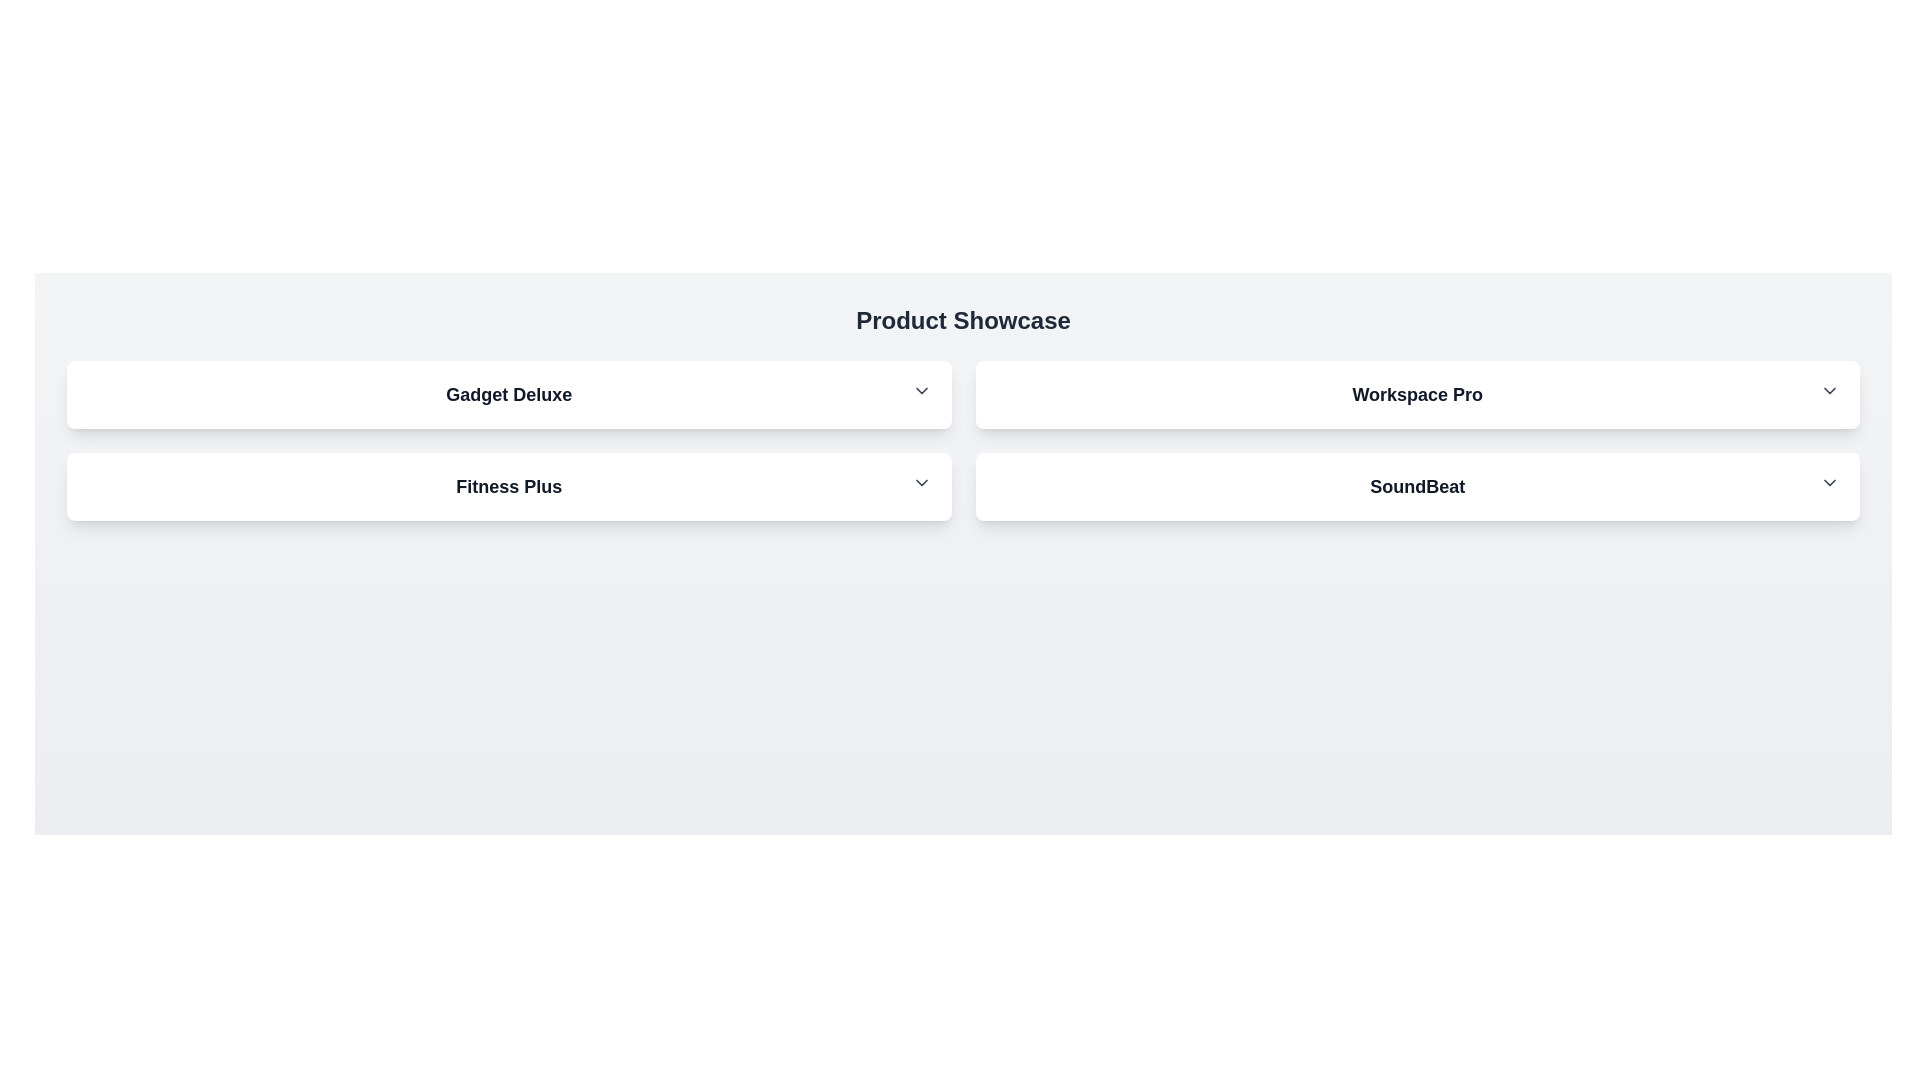 The width and height of the screenshot is (1920, 1080). Describe the element at coordinates (1829, 390) in the screenshot. I see `the circular button with a chevron-down icon in the top-right corner of the 'Workspace Pro' card to change its background color` at that location.